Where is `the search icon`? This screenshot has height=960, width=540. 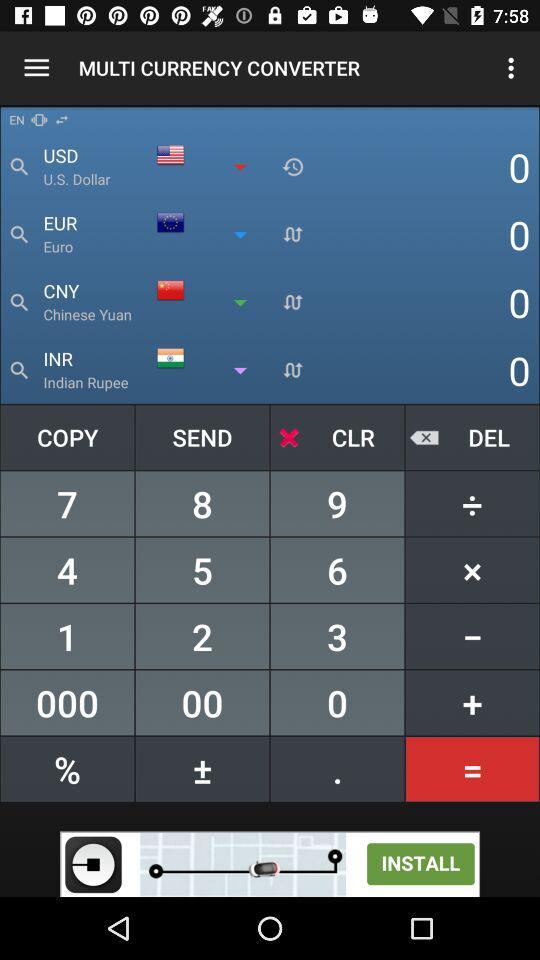
the search icon is located at coordinates (18, 166).